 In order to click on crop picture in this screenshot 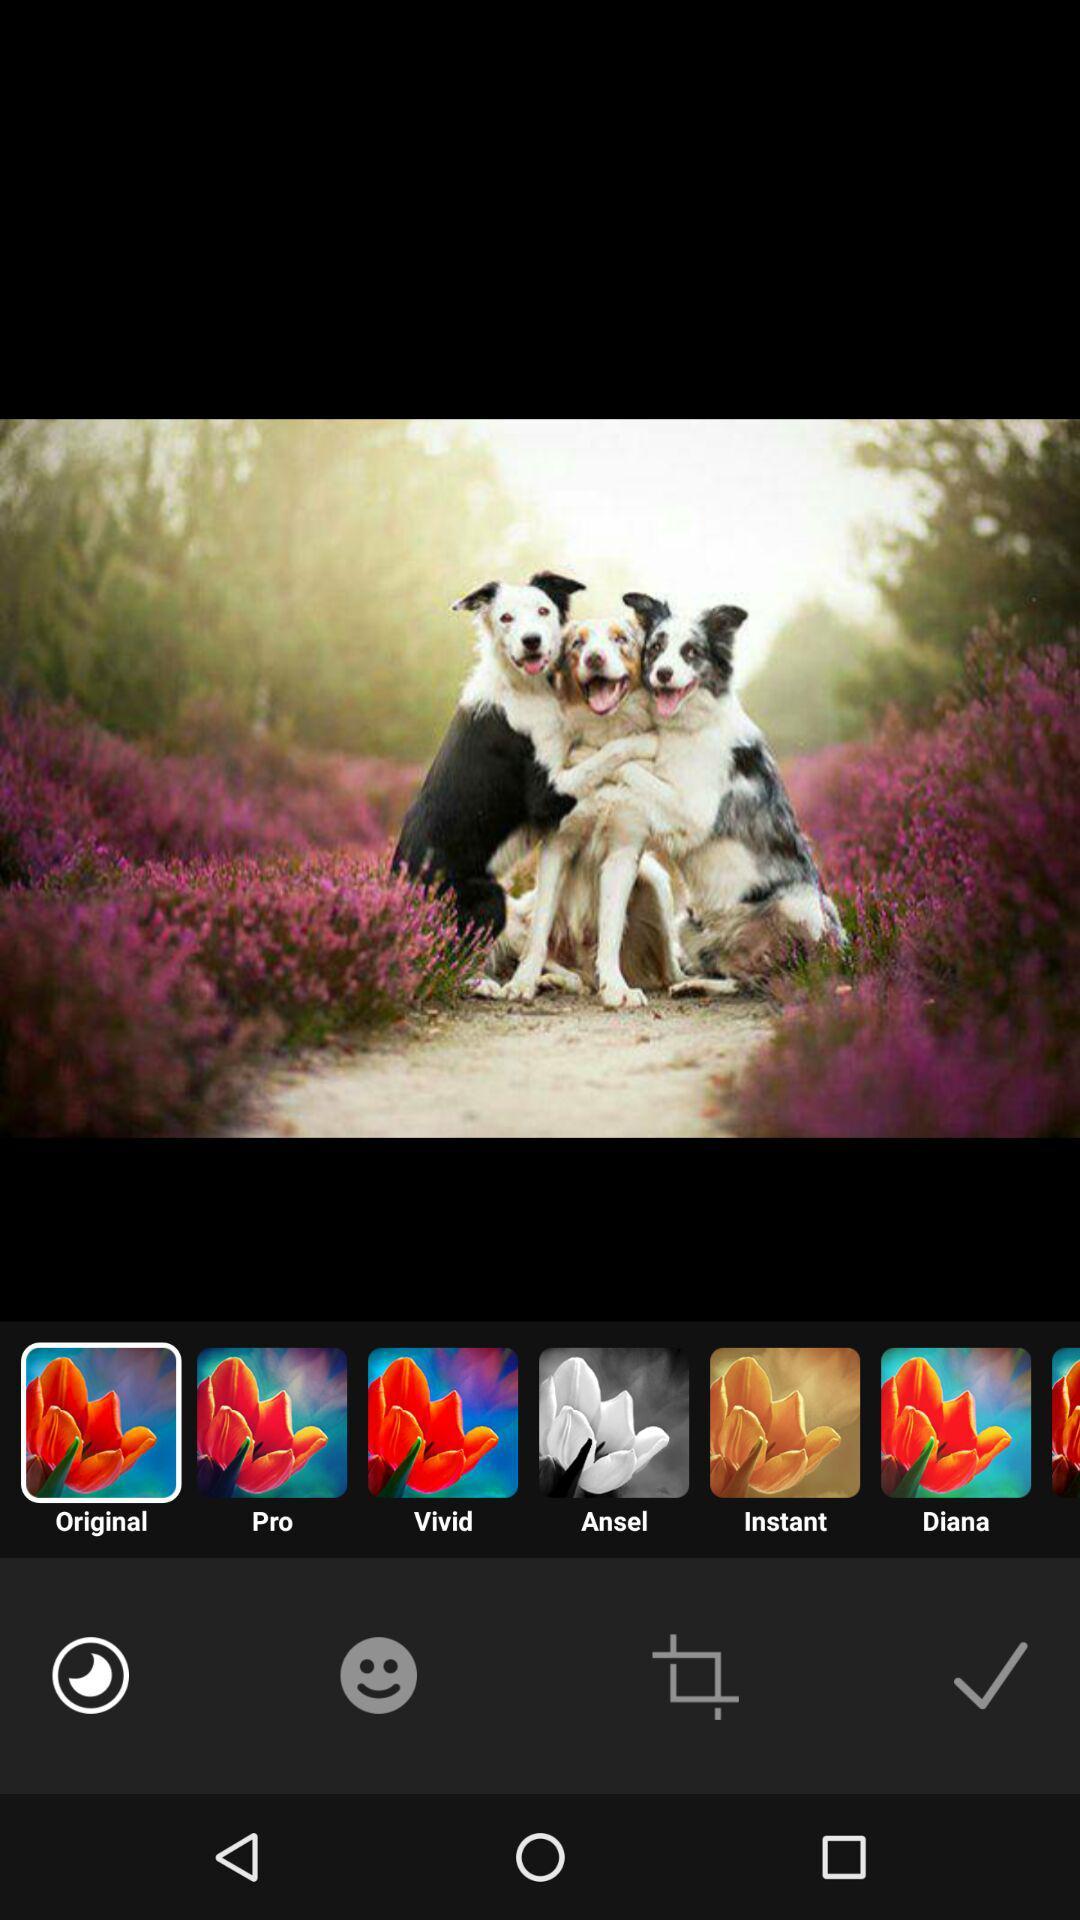, I will do `click(694, 1675)`.